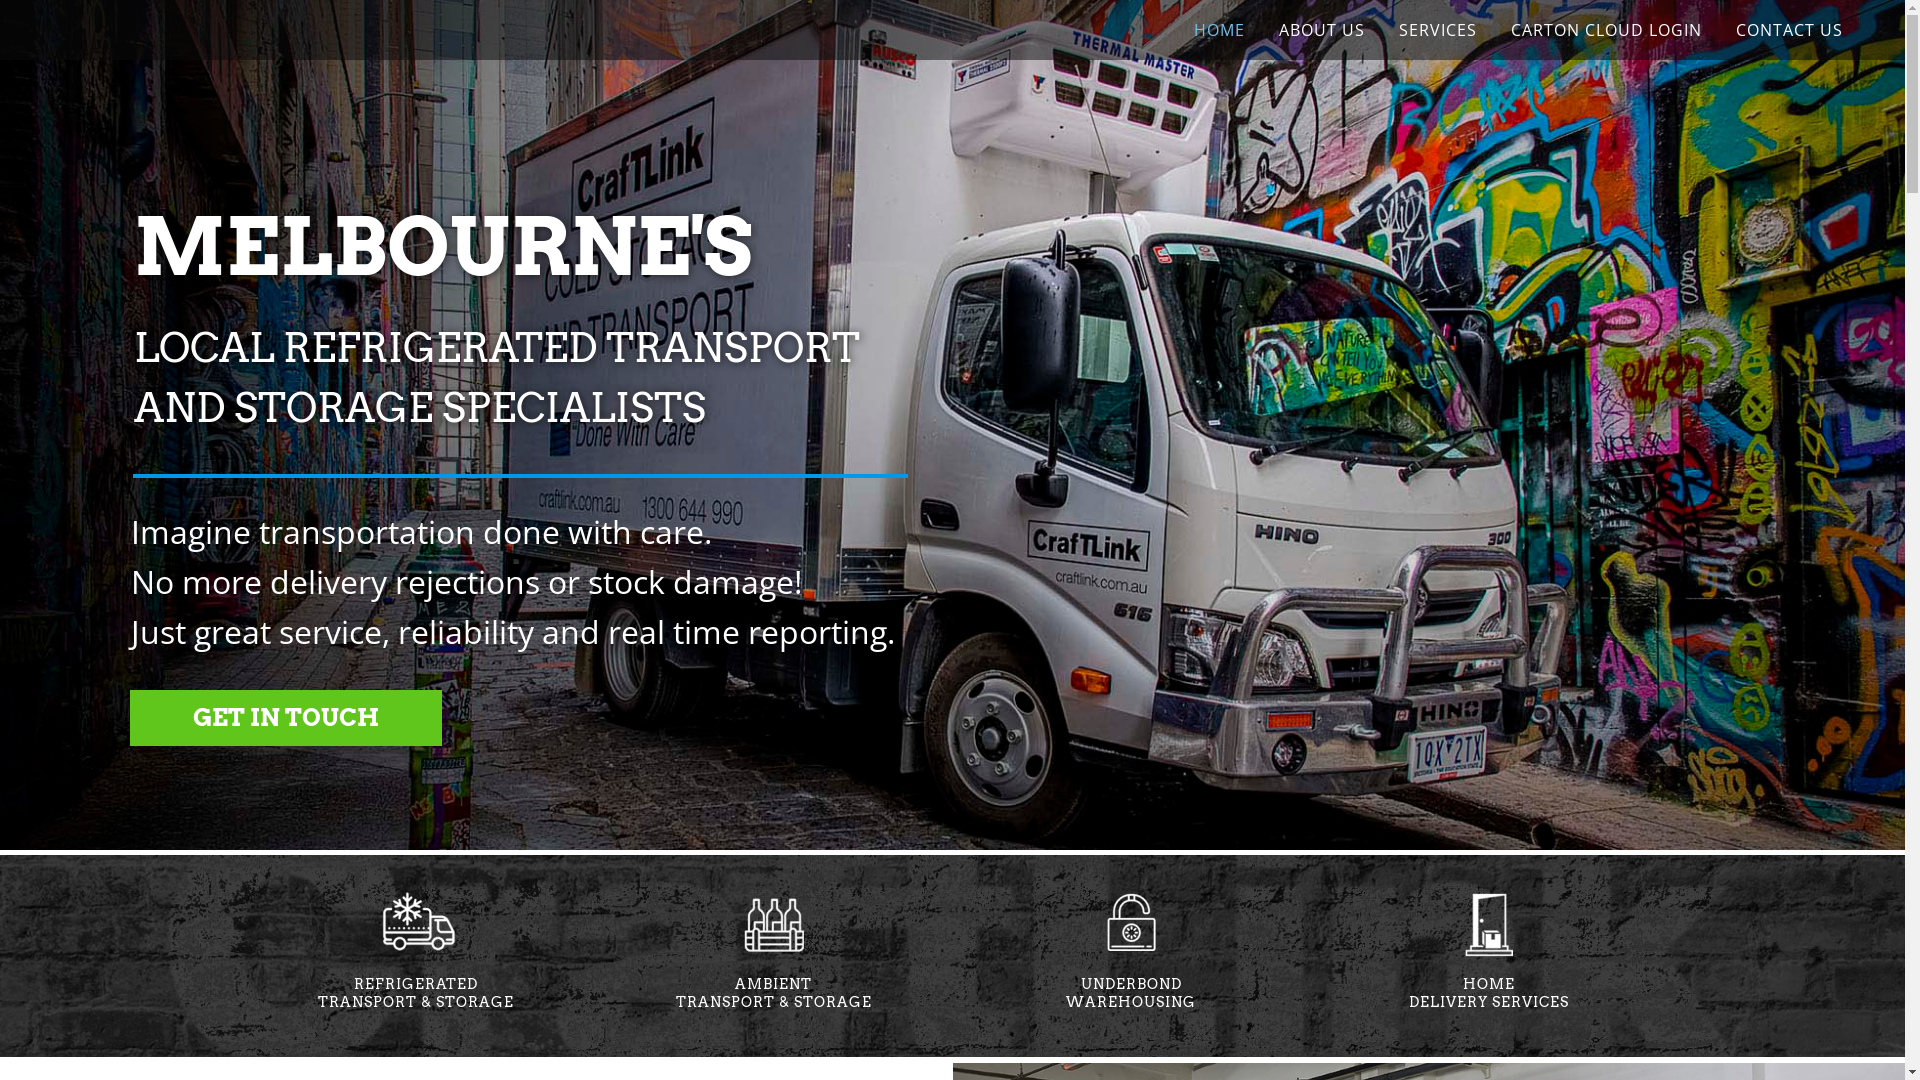 The image size is (1920, 1080). What do you see at coordinates (772, 925) in the screenshot?
I see `'ambient delivery icon'` at bounding box center [772, 925].